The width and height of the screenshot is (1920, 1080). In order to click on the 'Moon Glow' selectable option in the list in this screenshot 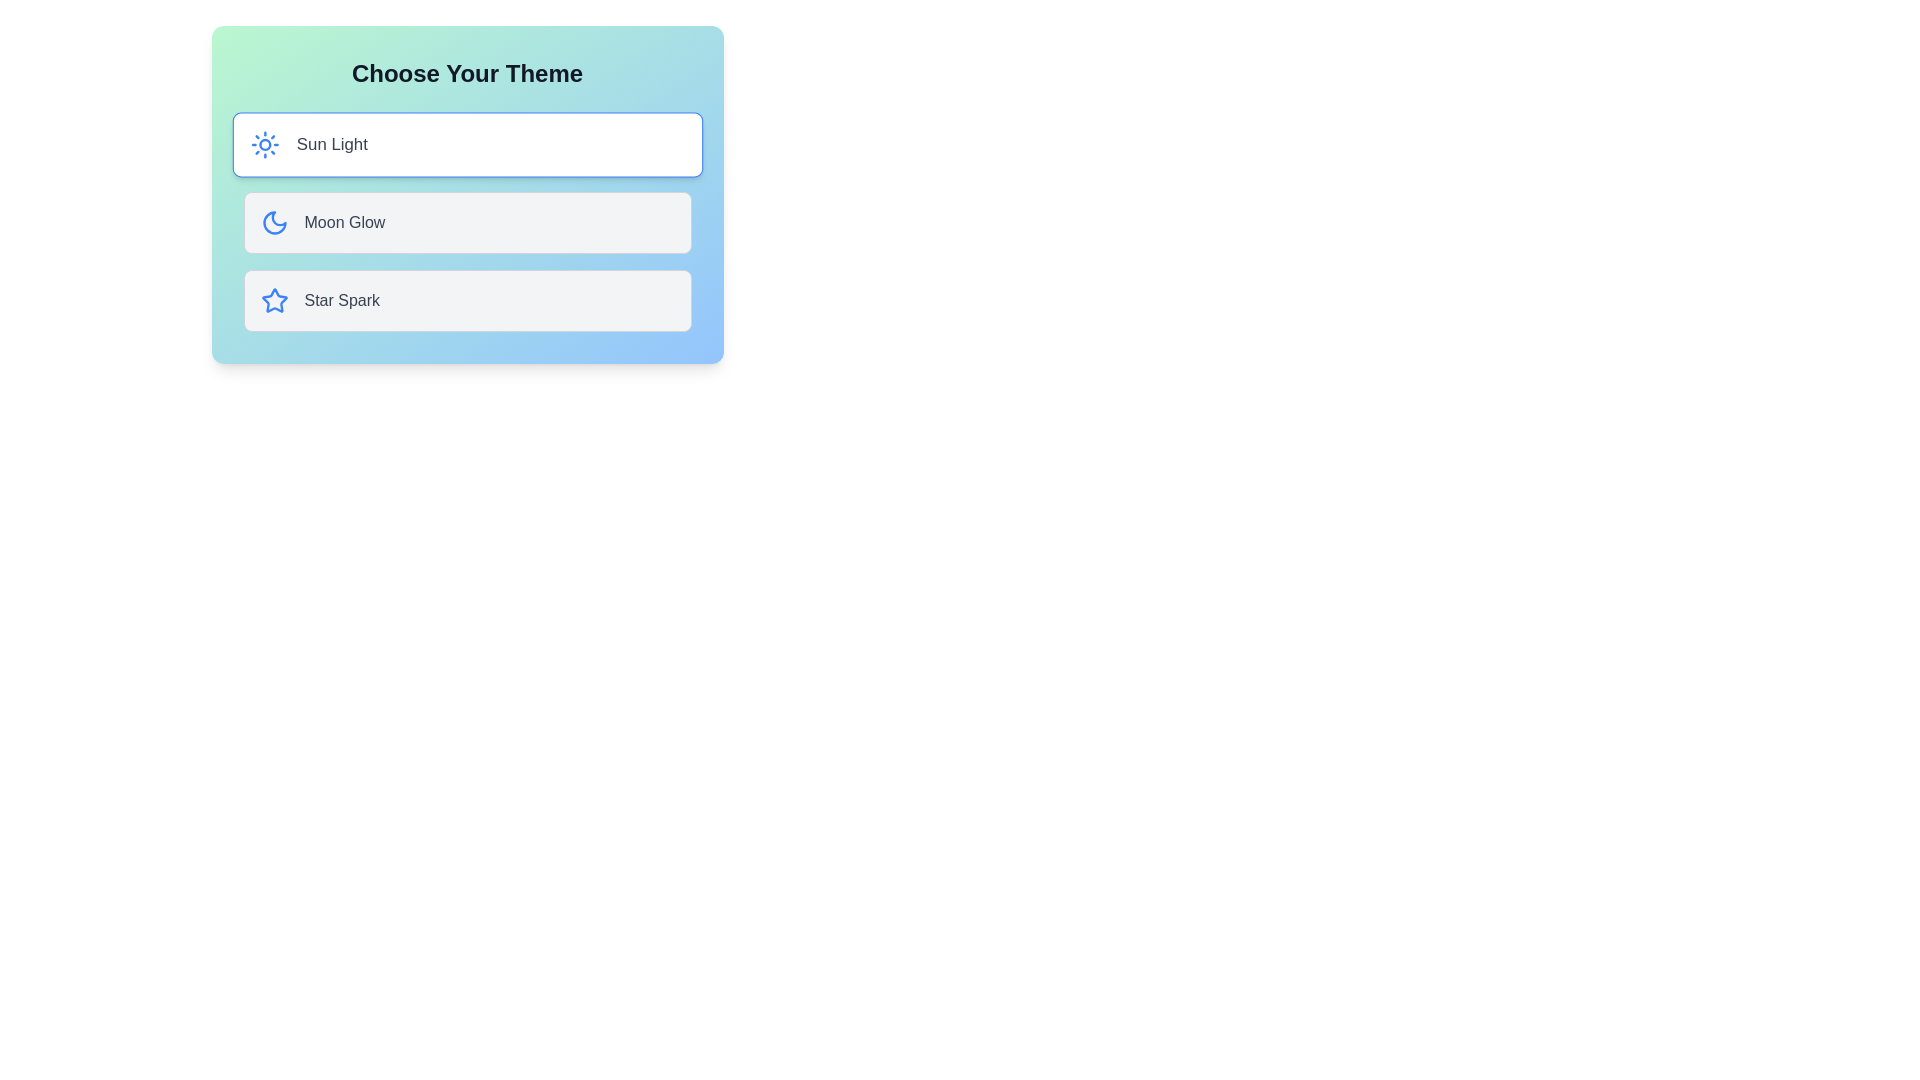, I will do `click(466, 223)`.